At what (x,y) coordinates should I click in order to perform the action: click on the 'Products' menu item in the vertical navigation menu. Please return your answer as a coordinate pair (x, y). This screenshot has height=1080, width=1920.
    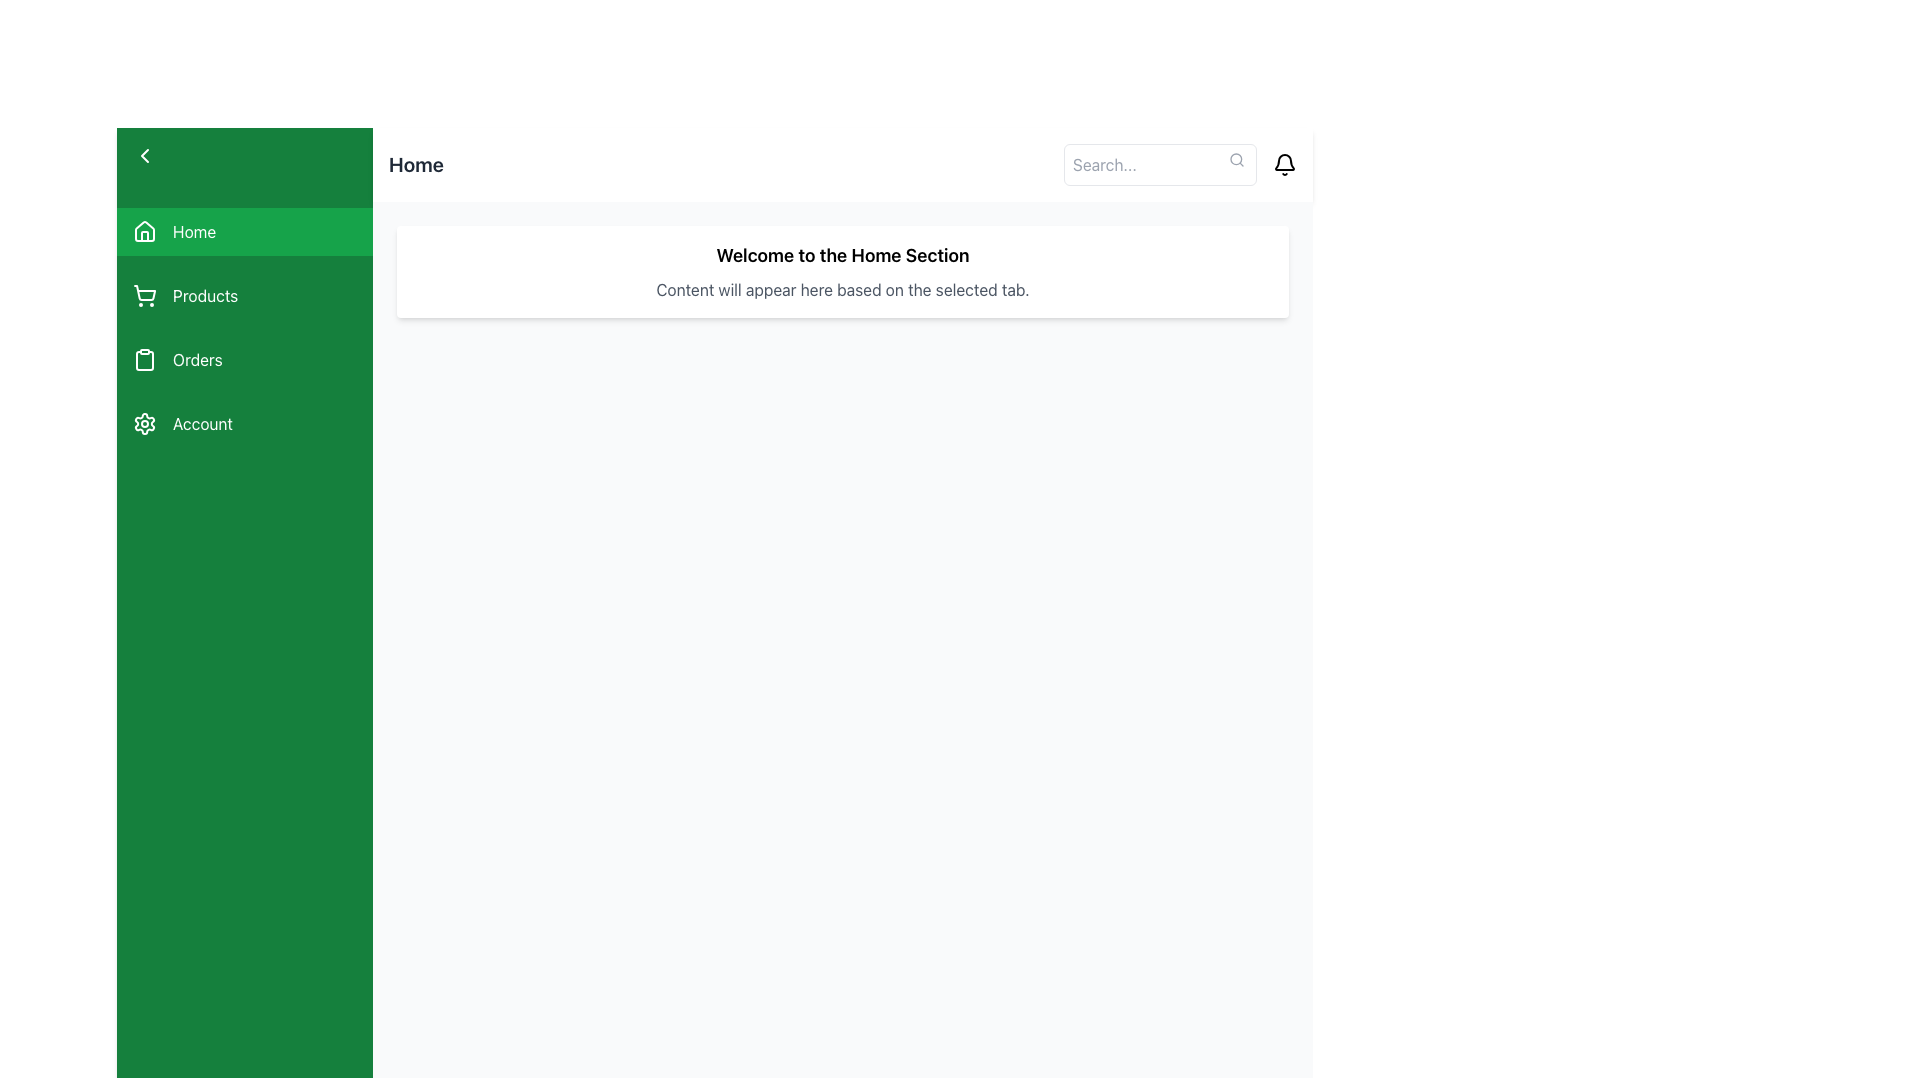
    Looking at the image, I should click on (243, 326).